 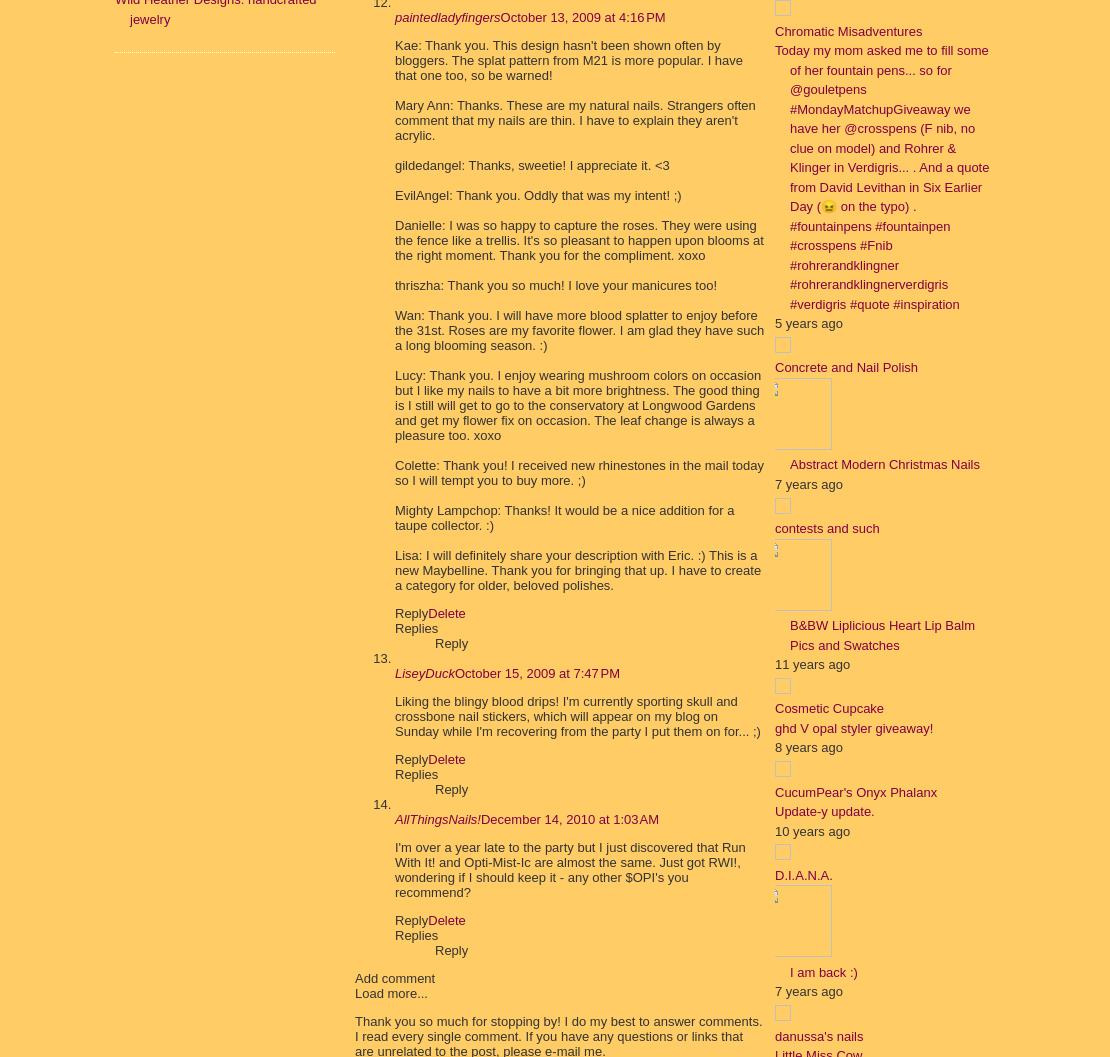 What do you see at coordinates (537, 195) in the screenshot?
I see `'EvilAngel: Thank you. Oddly that was my intent! ;)'` at bounding box center [537, 195].